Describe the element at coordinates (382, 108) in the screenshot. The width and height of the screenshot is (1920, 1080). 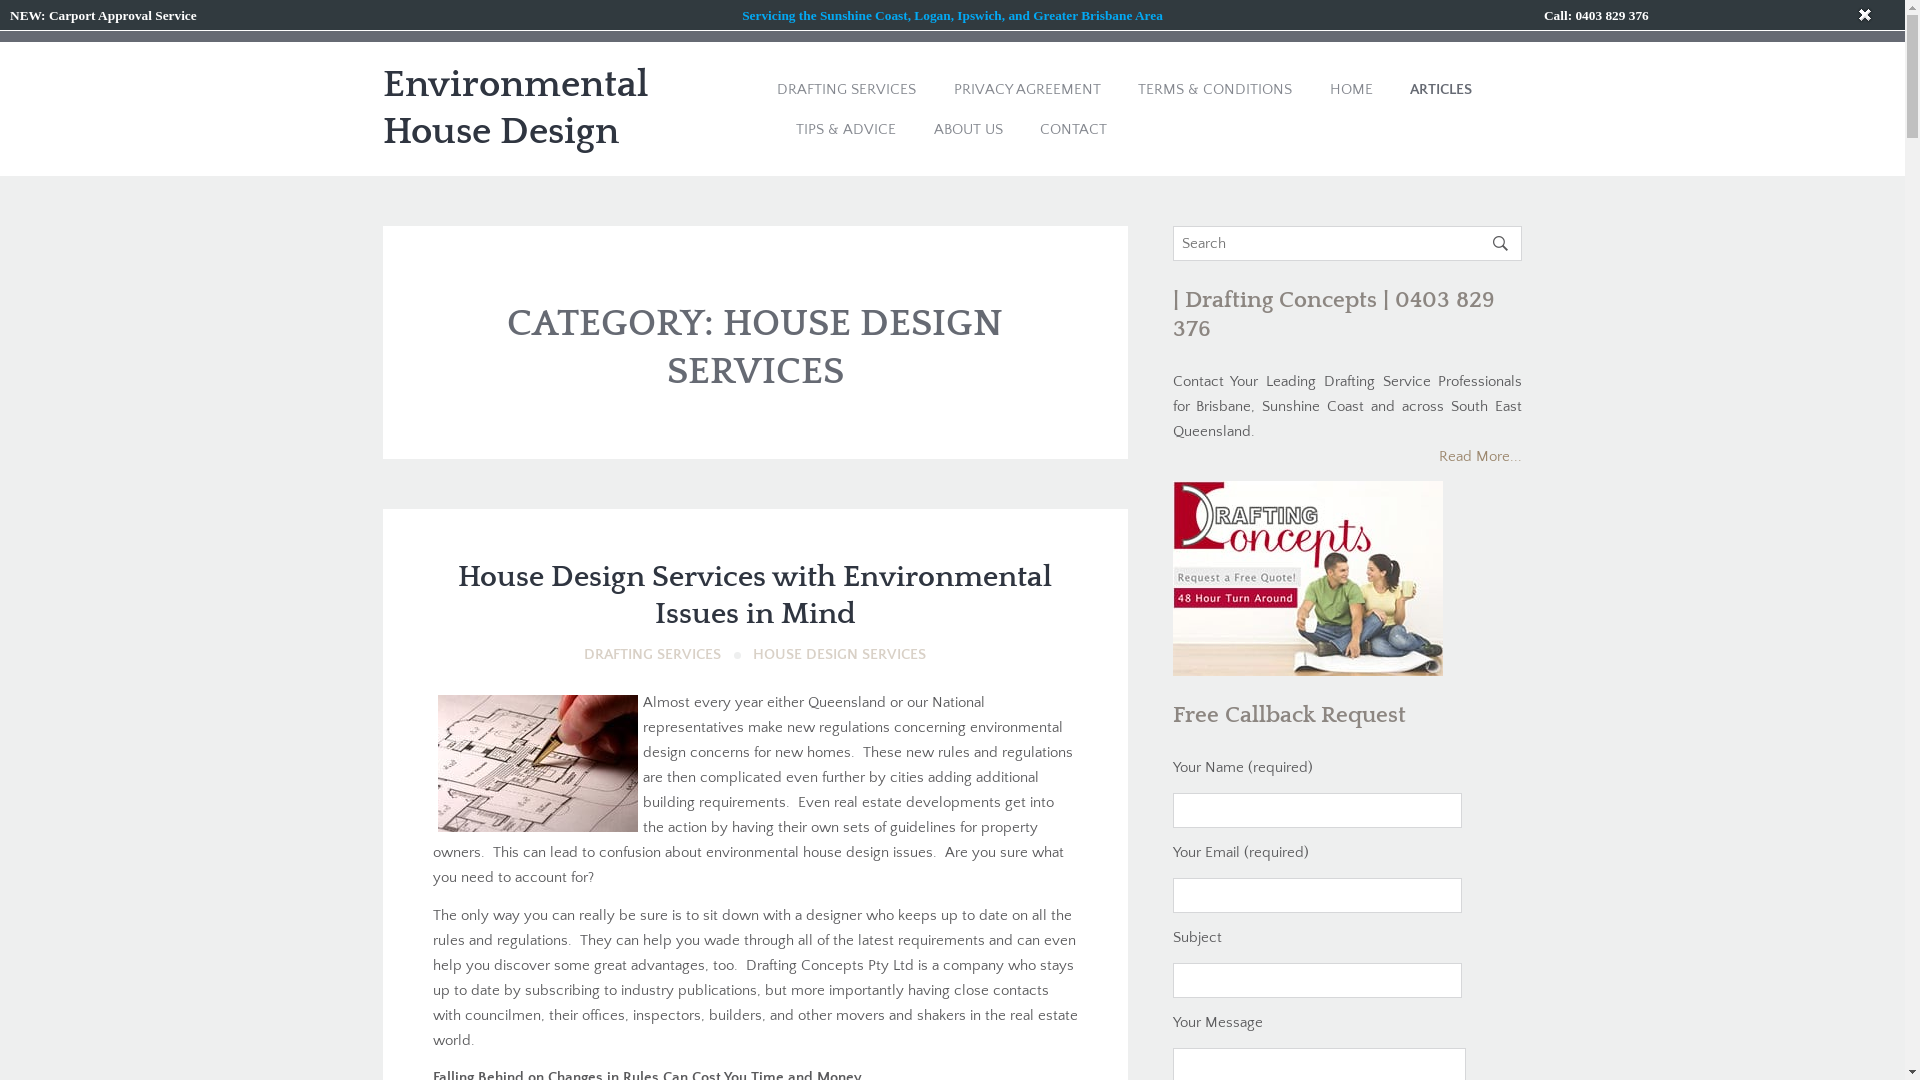
I see `'Environmental House Design'` at that location.